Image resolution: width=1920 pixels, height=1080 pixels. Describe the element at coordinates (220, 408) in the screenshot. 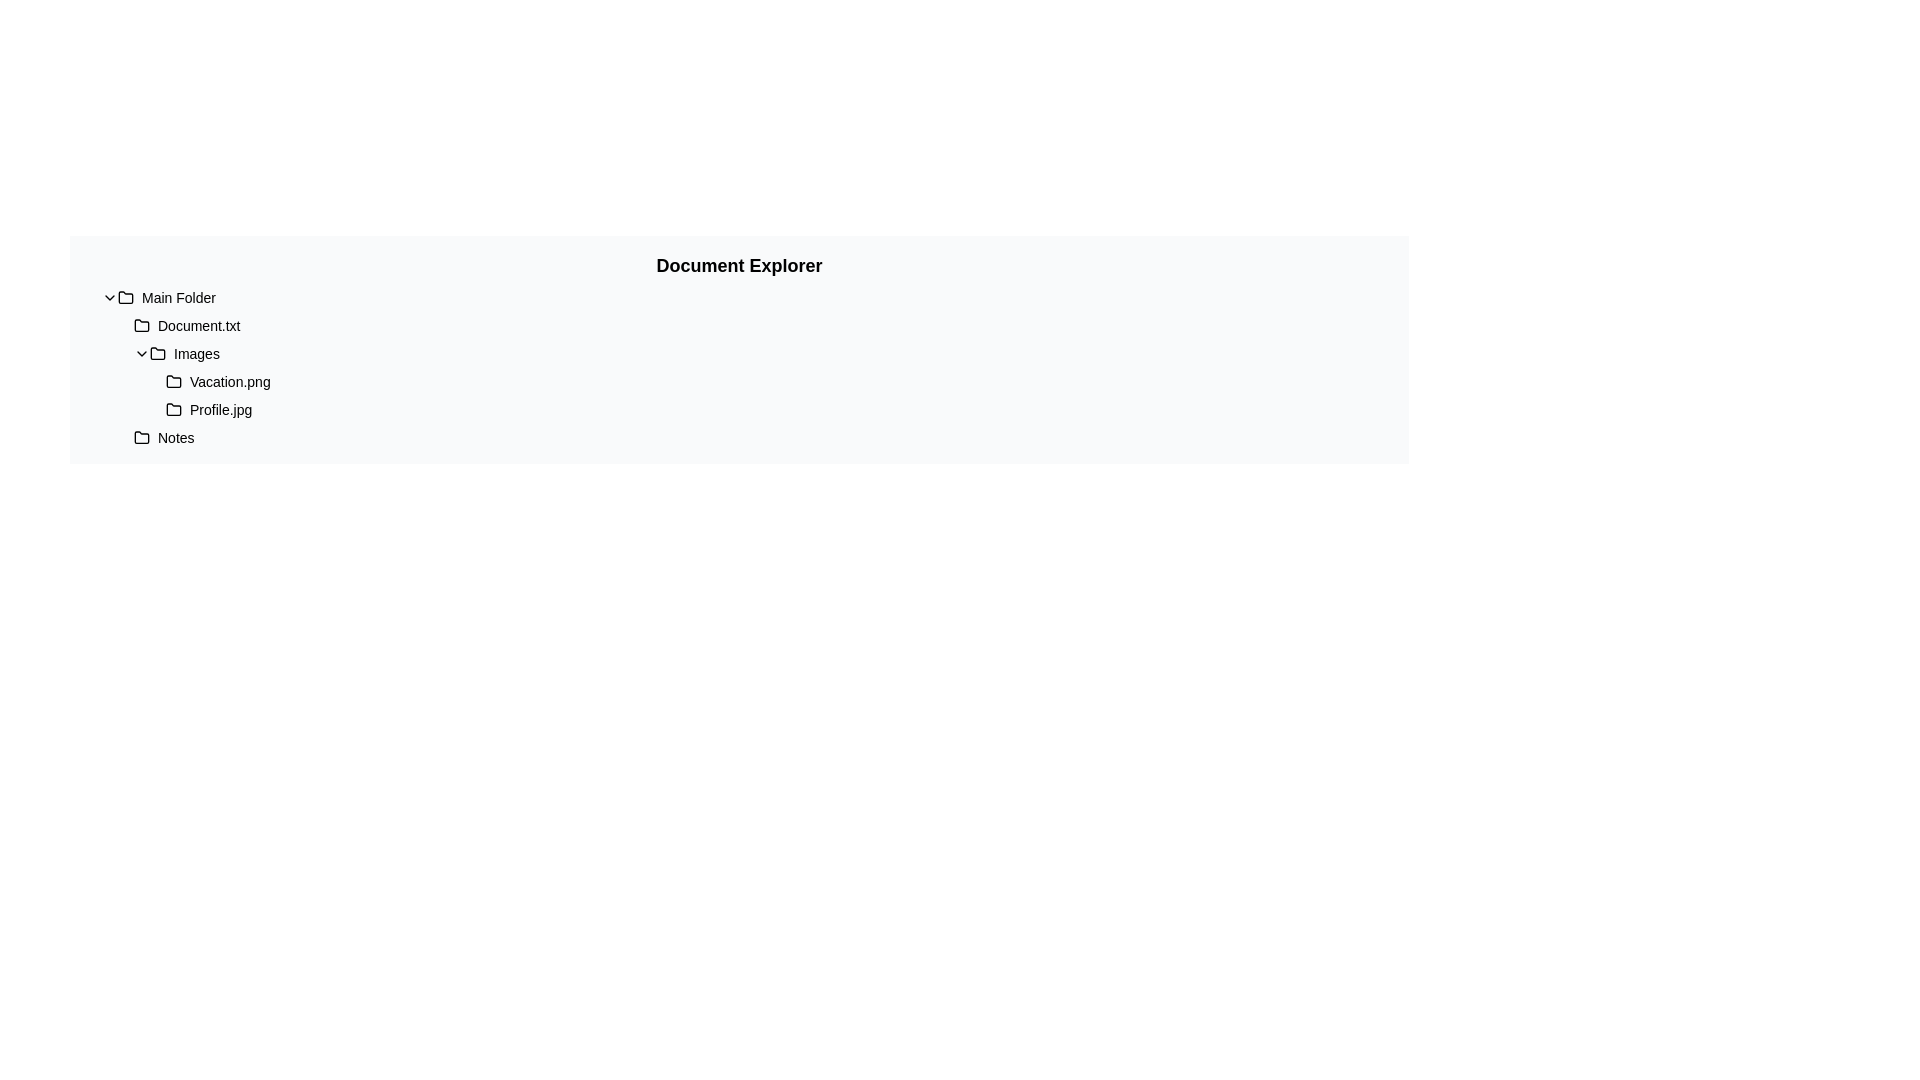

I see `the text label displaying the file name 'Profile.jpg' under the 'Images' folder` at that location.